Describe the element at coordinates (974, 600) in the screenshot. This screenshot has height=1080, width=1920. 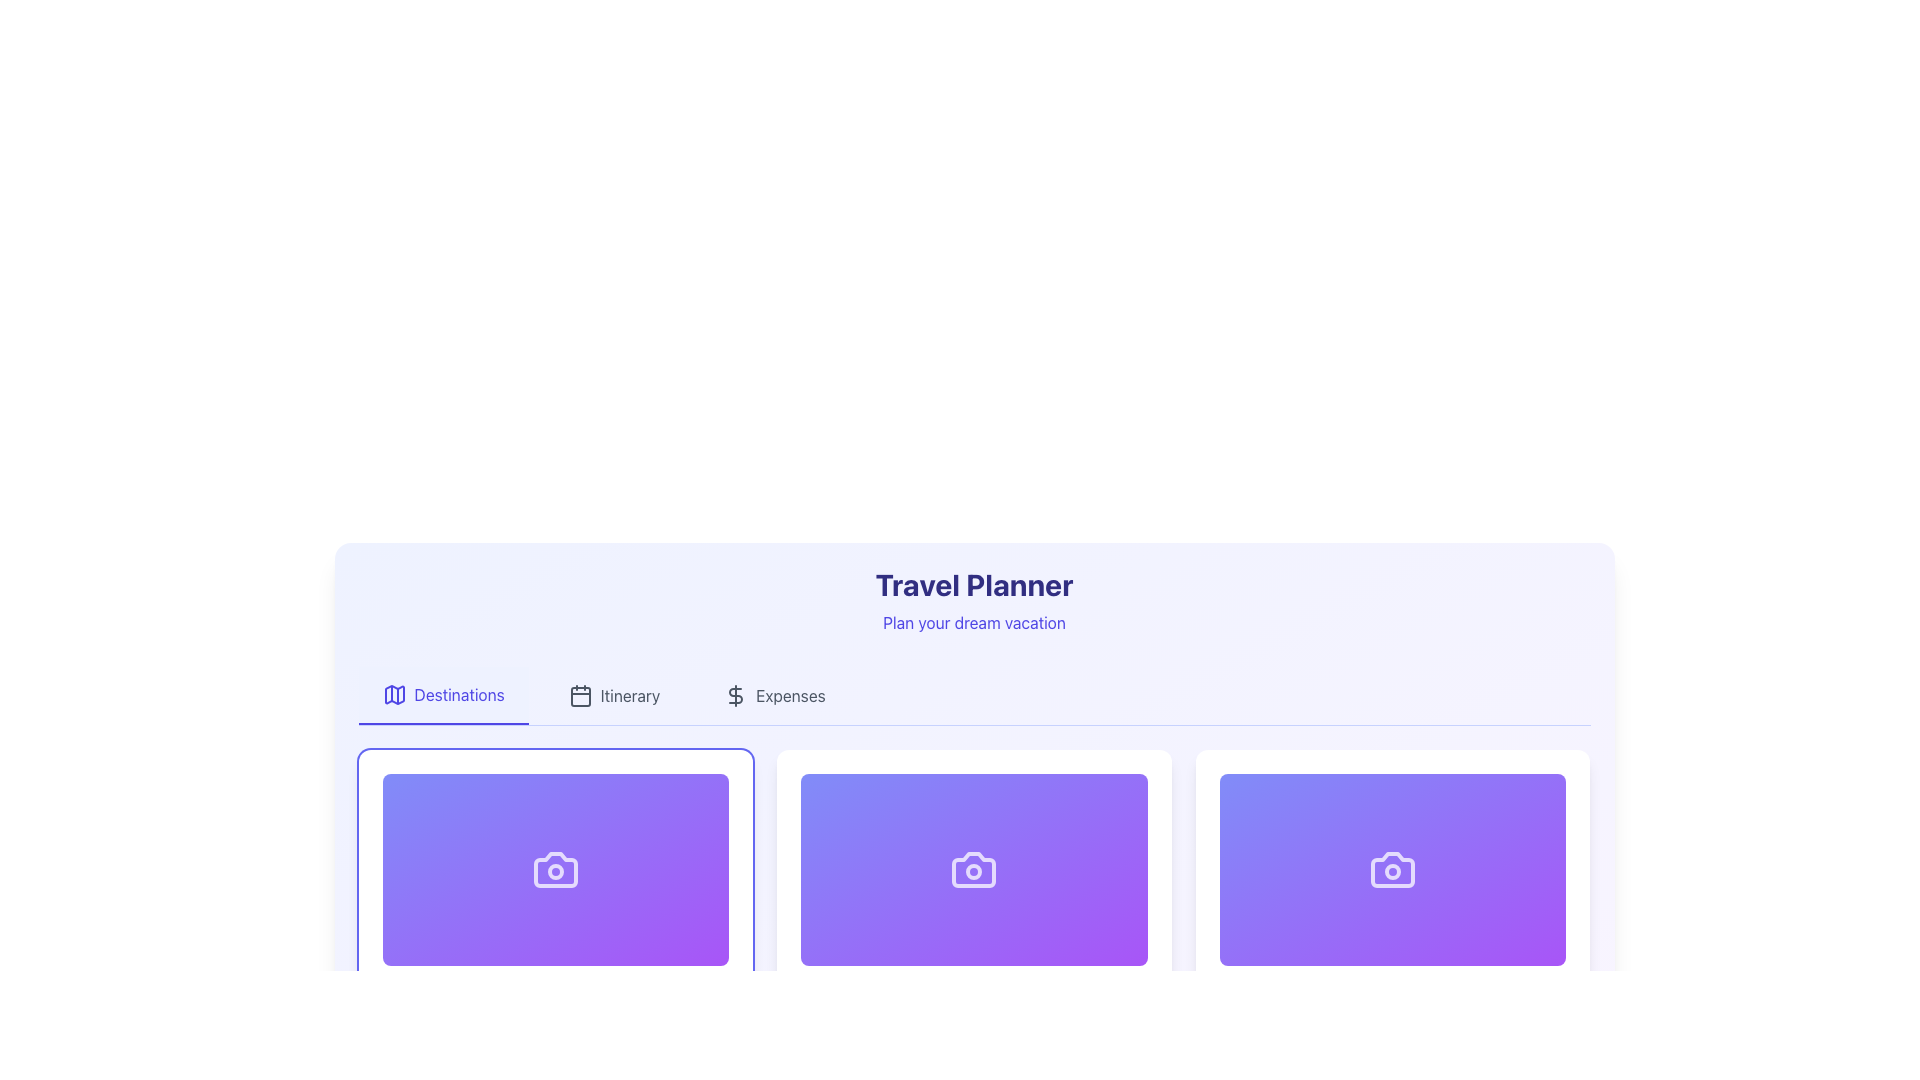
I see `the text block displaying the title 'Travel Planner' and subtitle 'Plan your dream vacation', which is located above the tab navigation bar` at that location.